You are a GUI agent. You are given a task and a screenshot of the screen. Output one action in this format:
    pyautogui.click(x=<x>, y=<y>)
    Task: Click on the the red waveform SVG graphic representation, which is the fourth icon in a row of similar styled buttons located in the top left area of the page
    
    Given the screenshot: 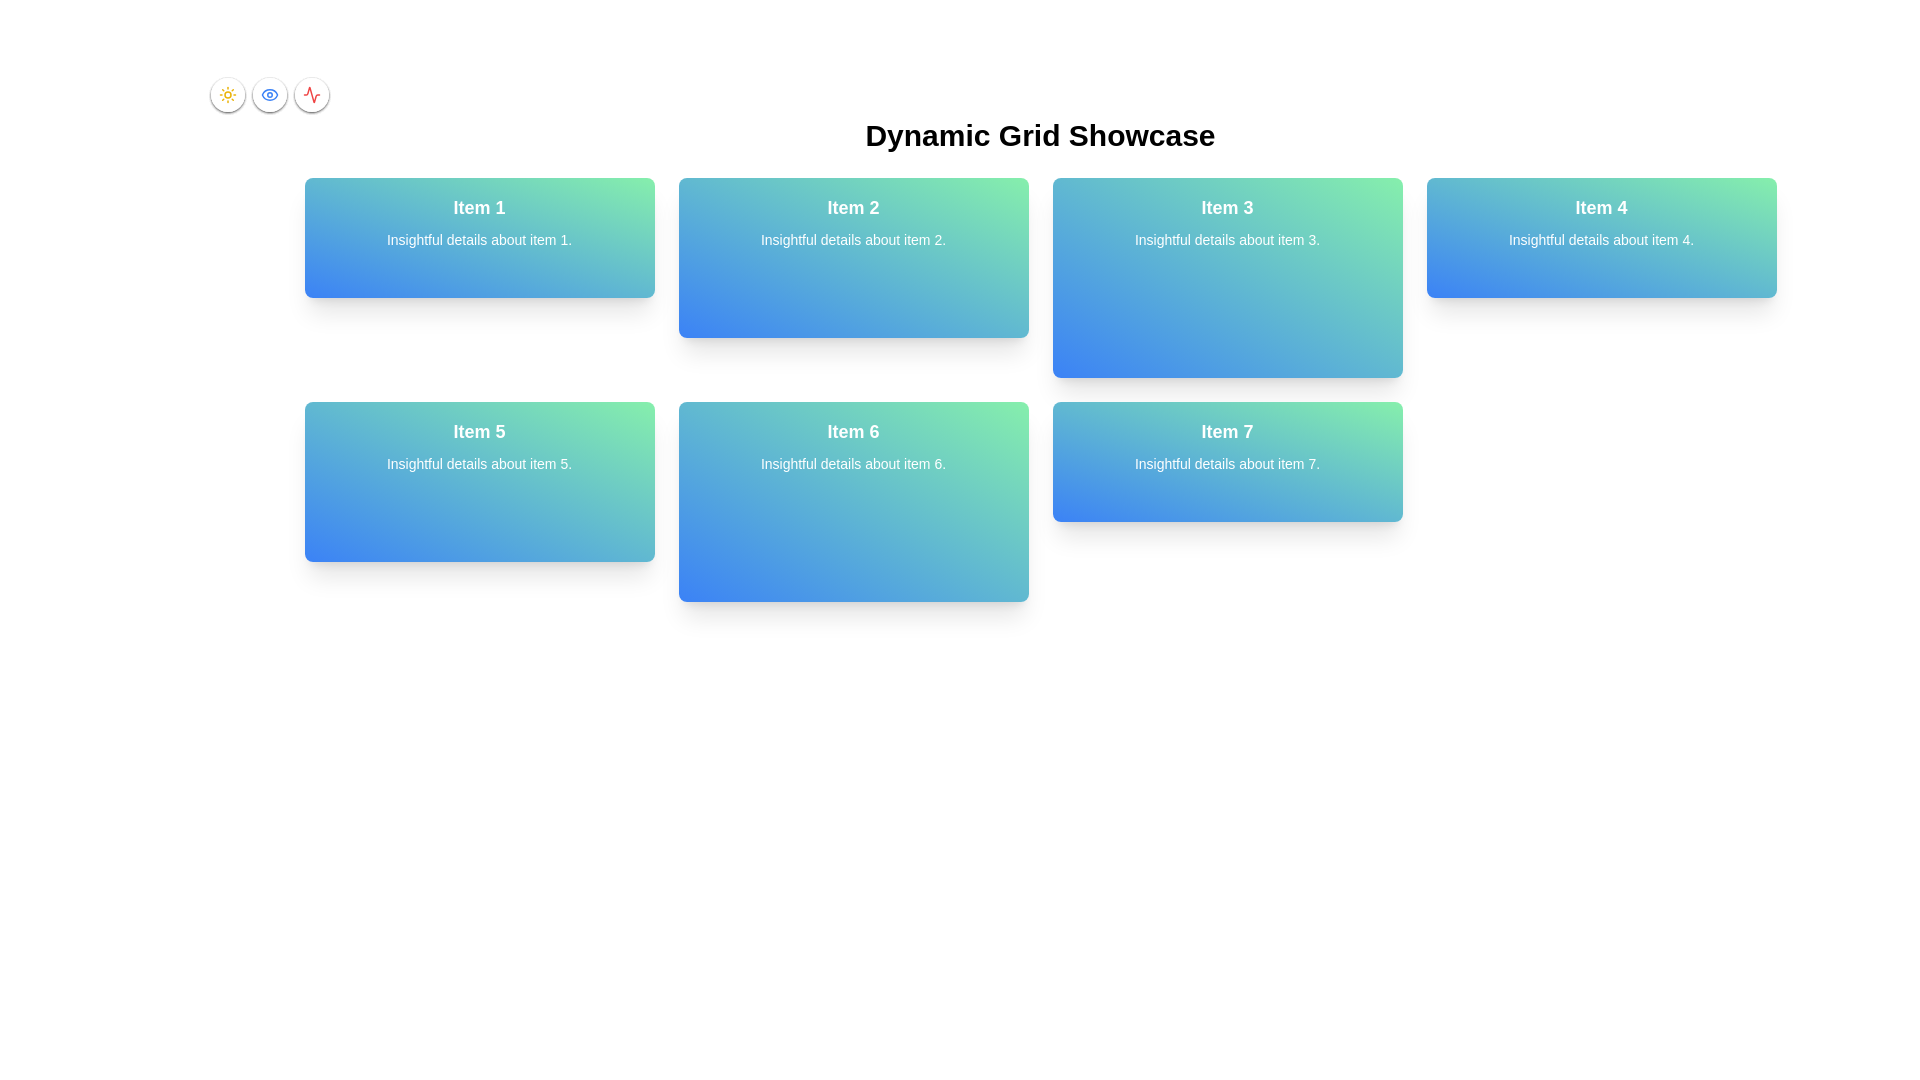 What is the action you would take?
    pyautogui.click(x=311, y=95)
    